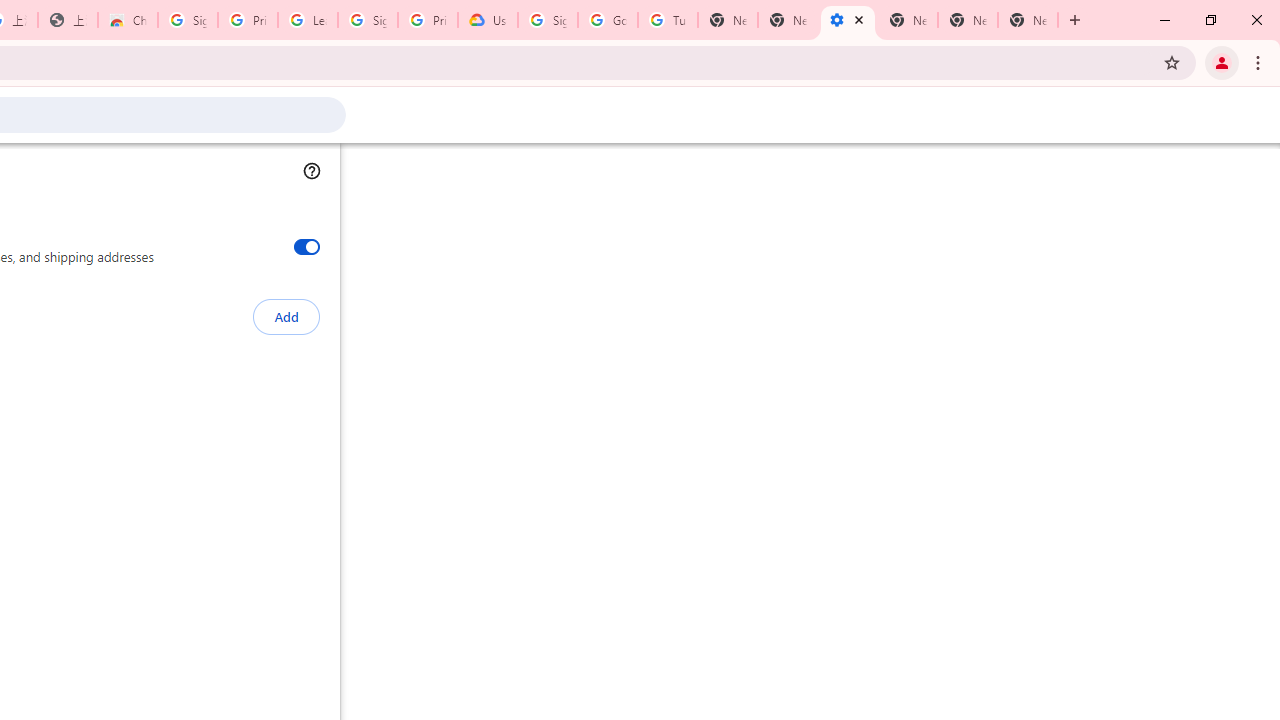 Image resolution: width=1280 pixels, height=720 pixels. Describe the element at coordinates (607, 20) in the screenshot. I see `'Google Account Help'` at that location.